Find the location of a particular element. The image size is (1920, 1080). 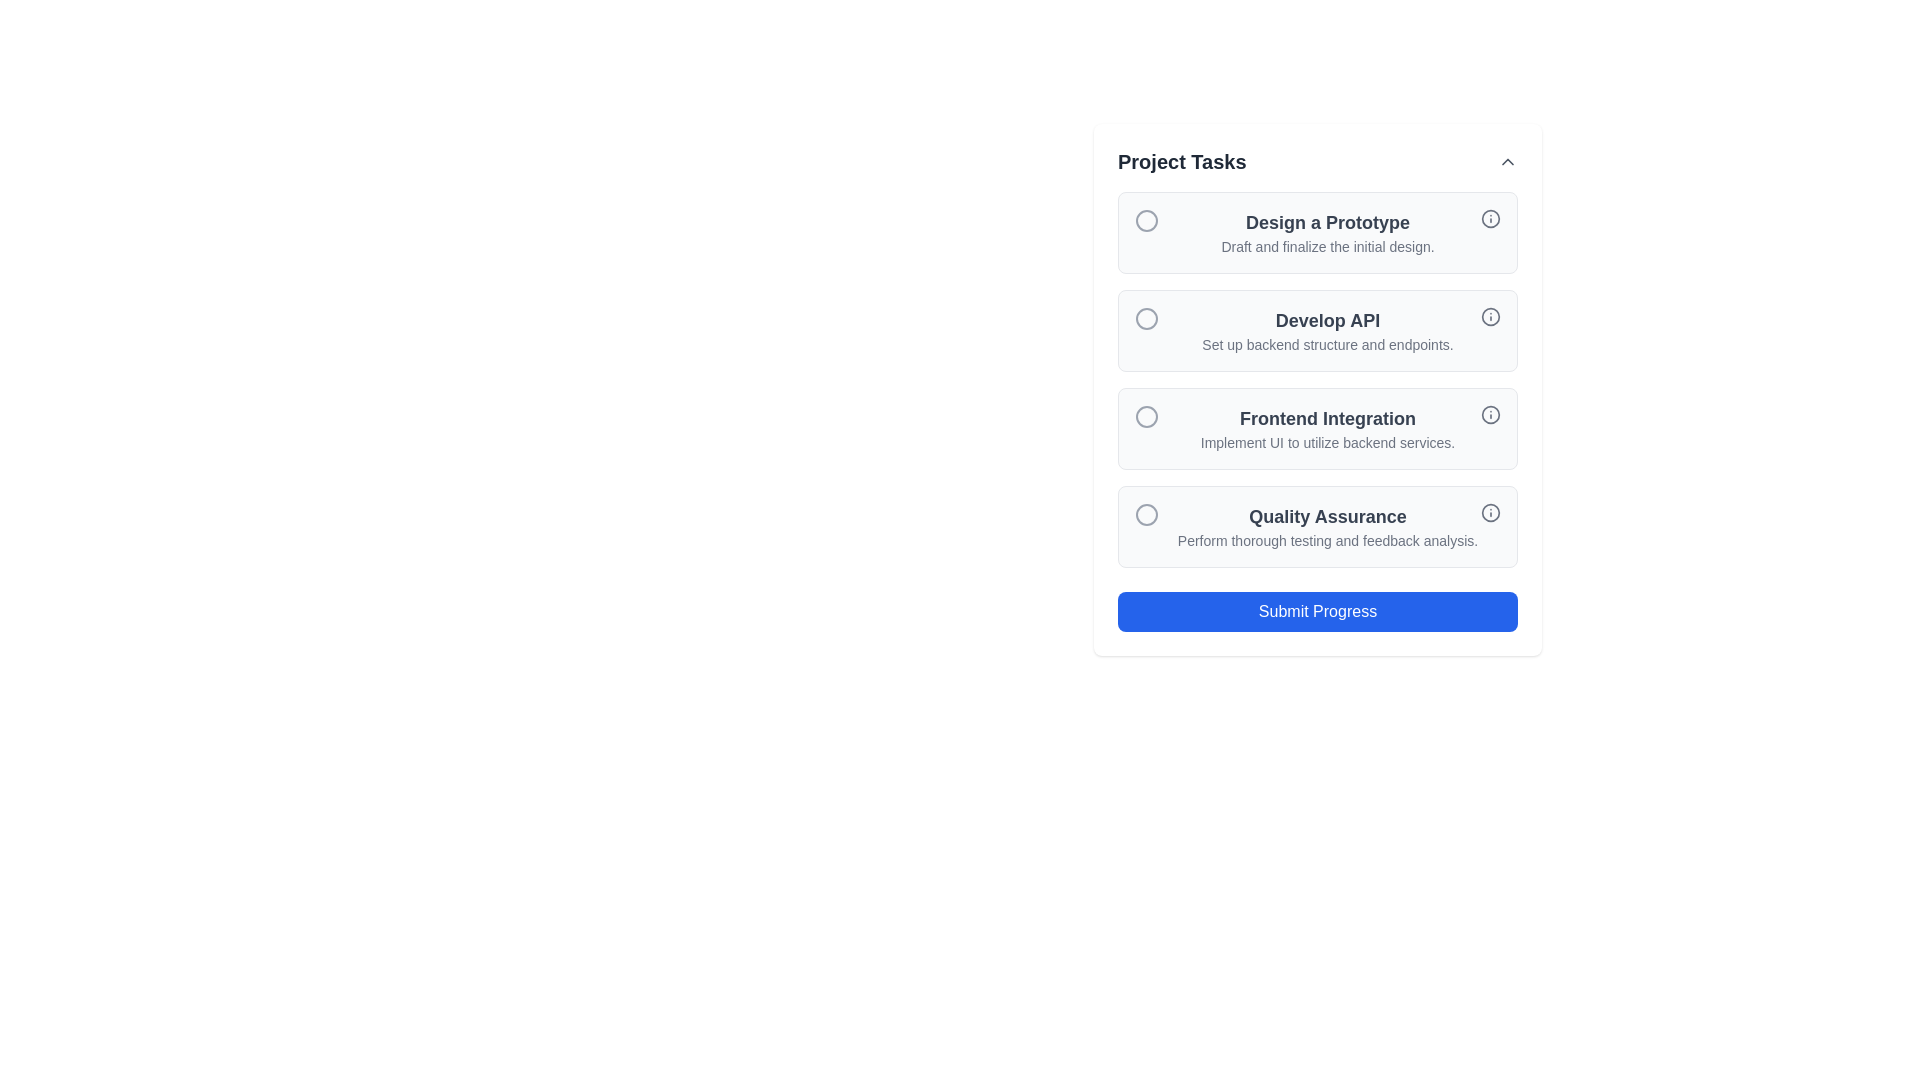

the gray circular radio button located to the left of the 'Quality Assurance' task item in the 'Project Tasks' section is located at coordinates (1147, 514).